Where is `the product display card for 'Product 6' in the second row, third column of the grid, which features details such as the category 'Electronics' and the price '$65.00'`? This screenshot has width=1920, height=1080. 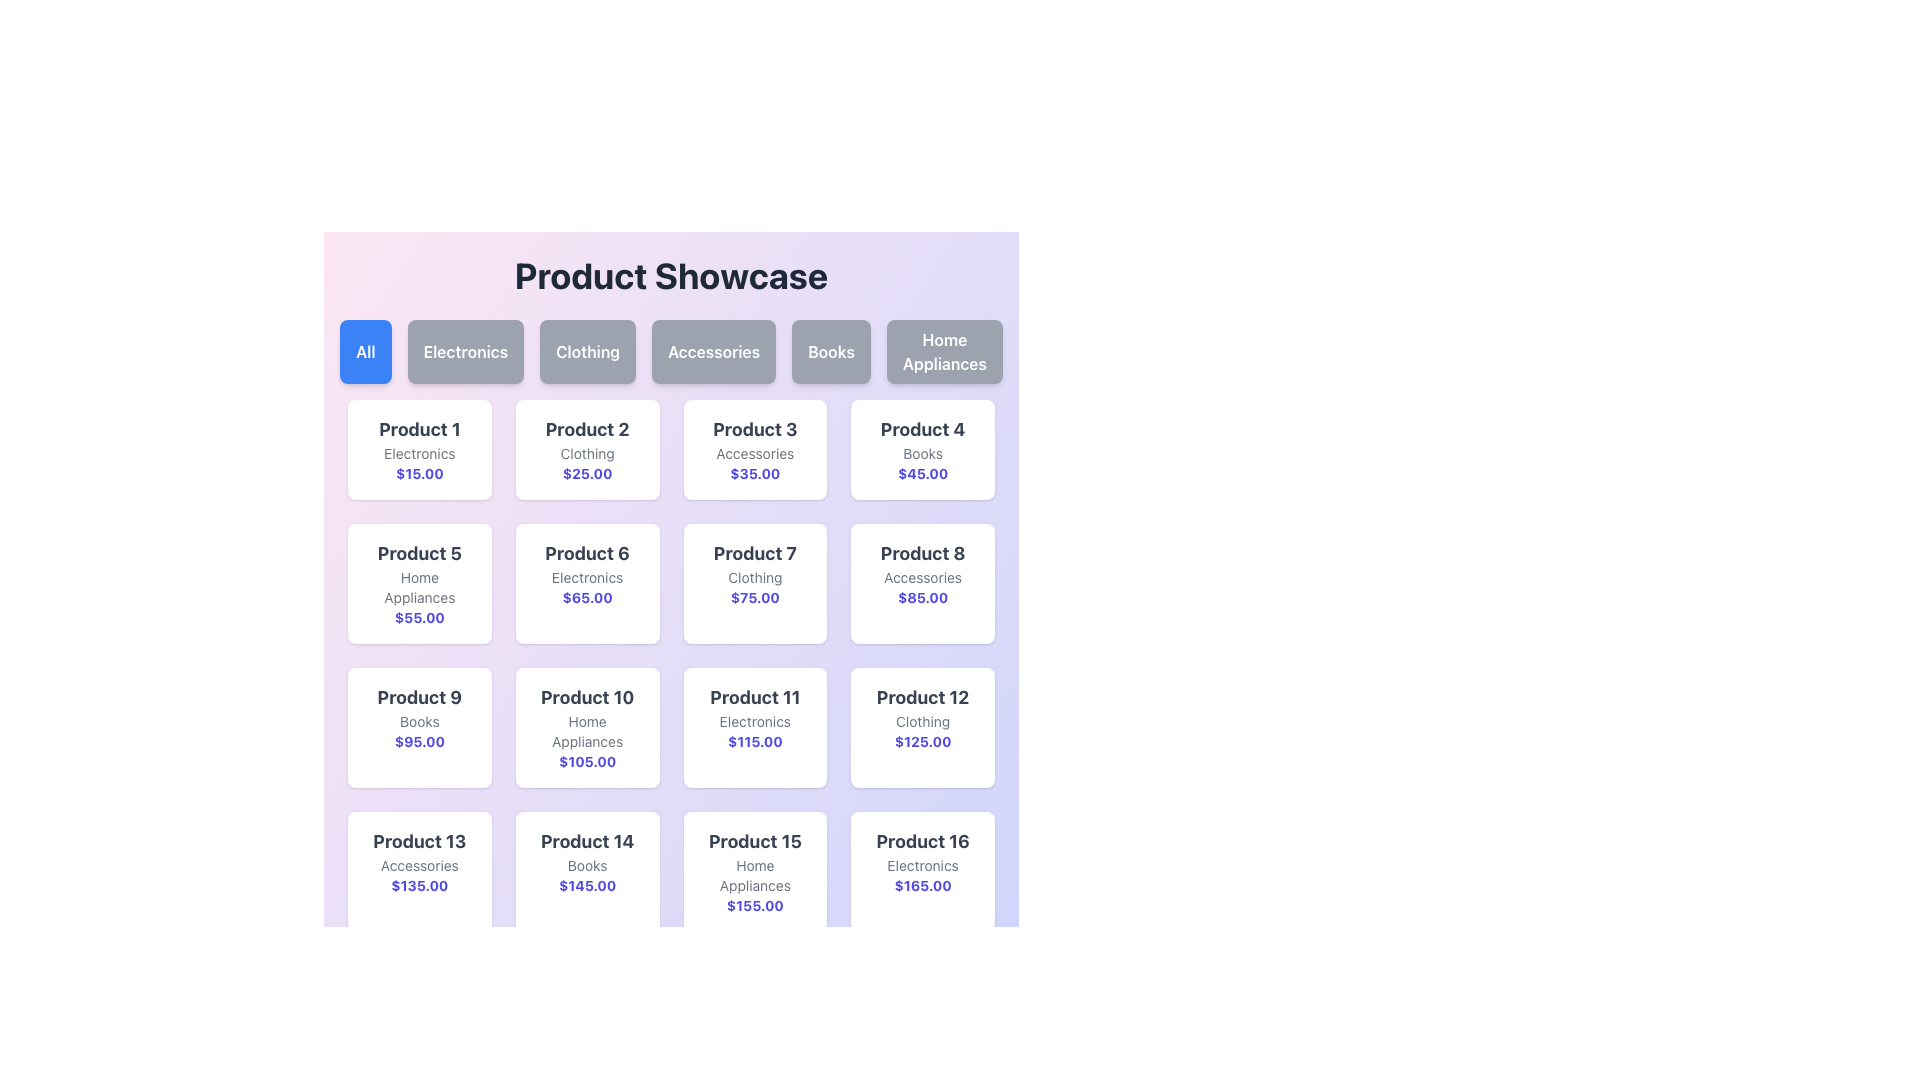
the product display card for 'Product 6' in the second row, third column of the grid, which features details such as the category 'Electronics' and the price '$65.00' is located at coordinates (586, 583).